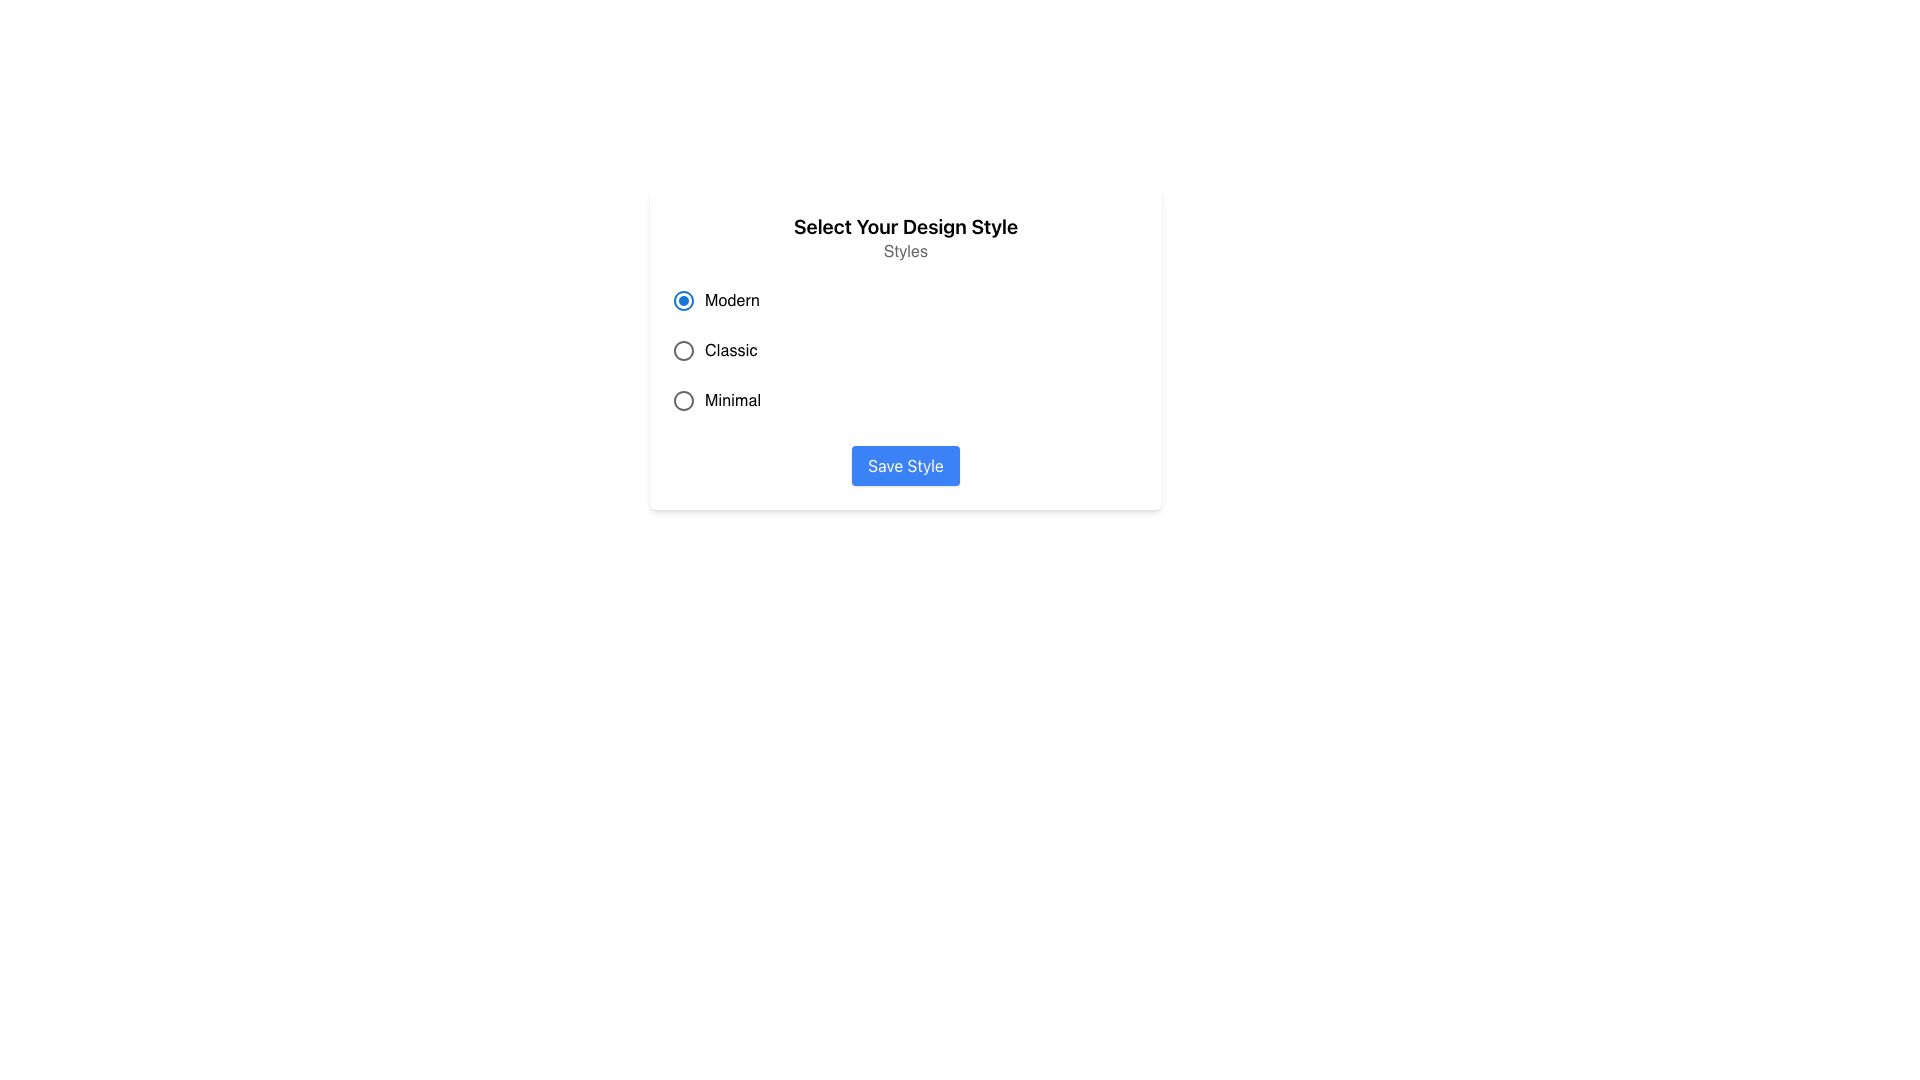 This screenshot has height=1080, width=1920. I want to click on the blue 'Save Style' button with white text, so click(905, 466).